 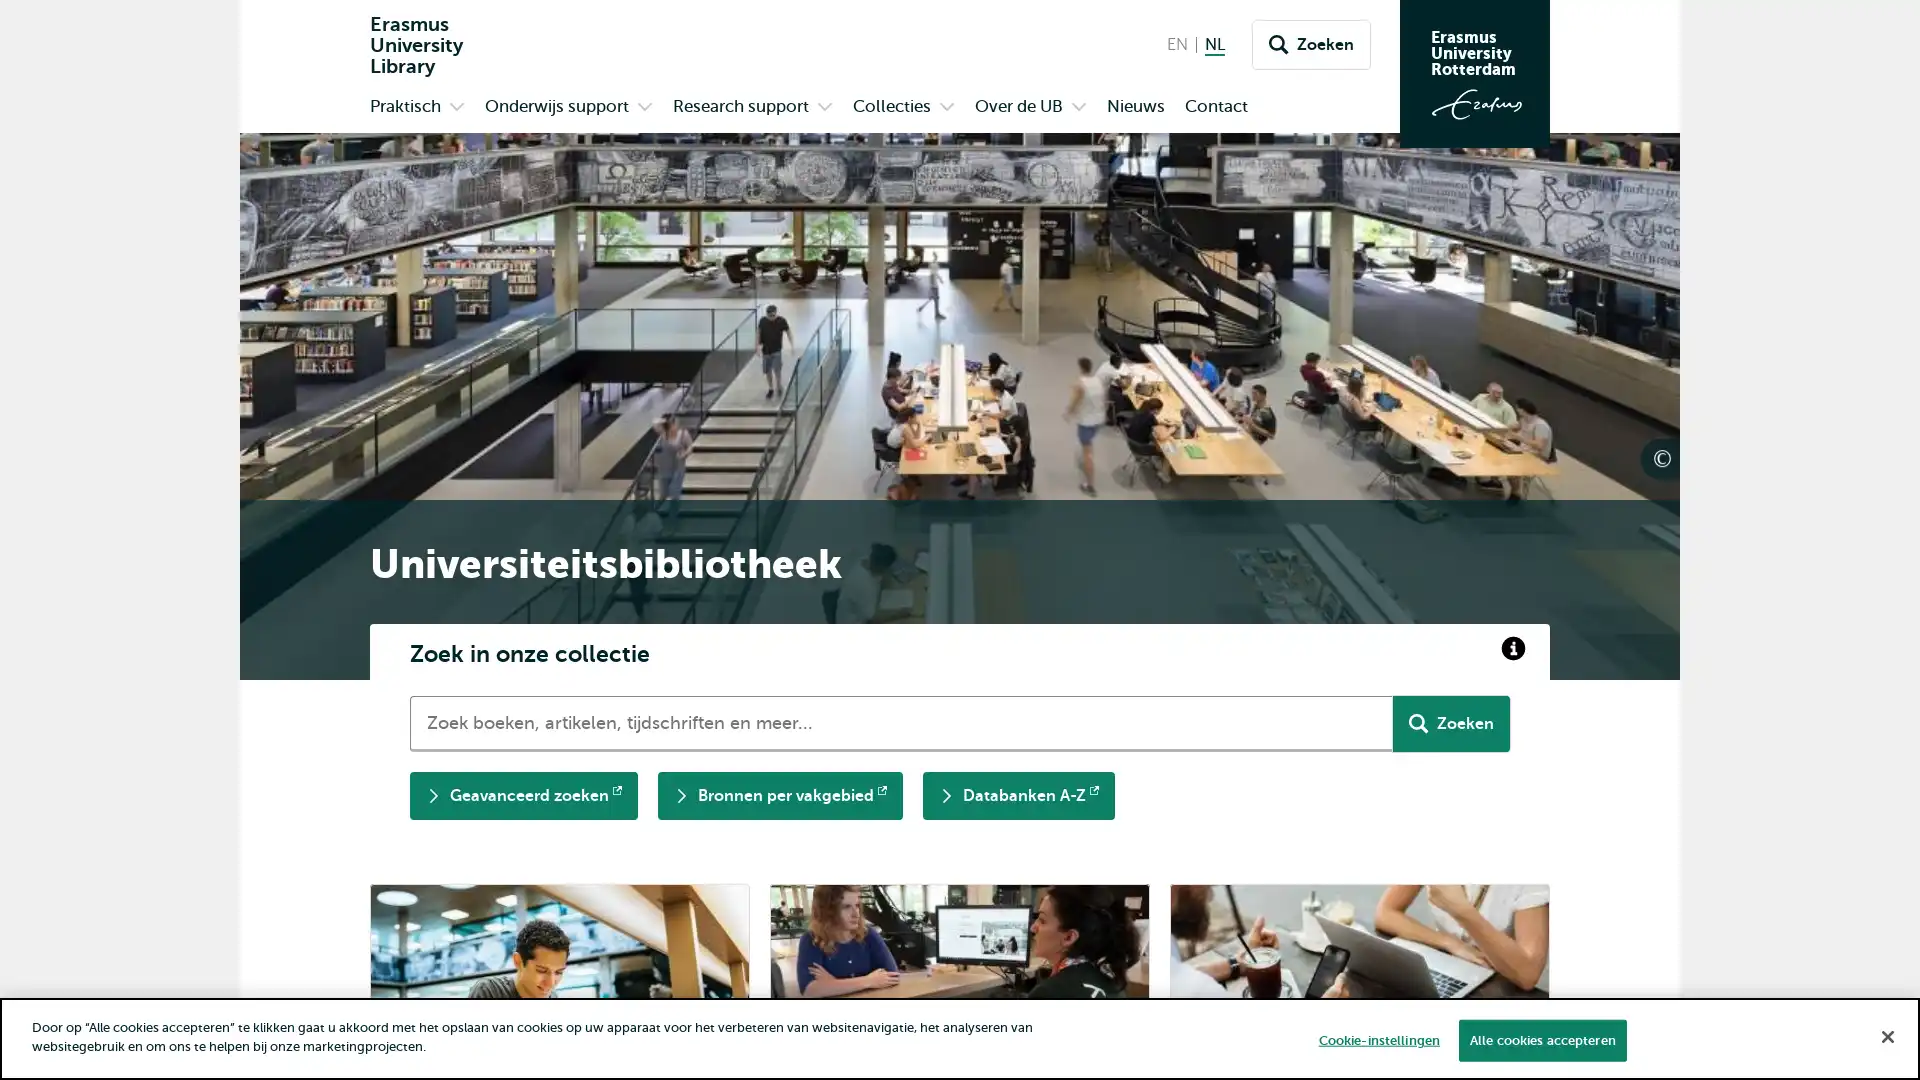 What do you see at coordinates (644, 108) in the screenshot?
I see `Open submenu` at bounding box center [644, 108].